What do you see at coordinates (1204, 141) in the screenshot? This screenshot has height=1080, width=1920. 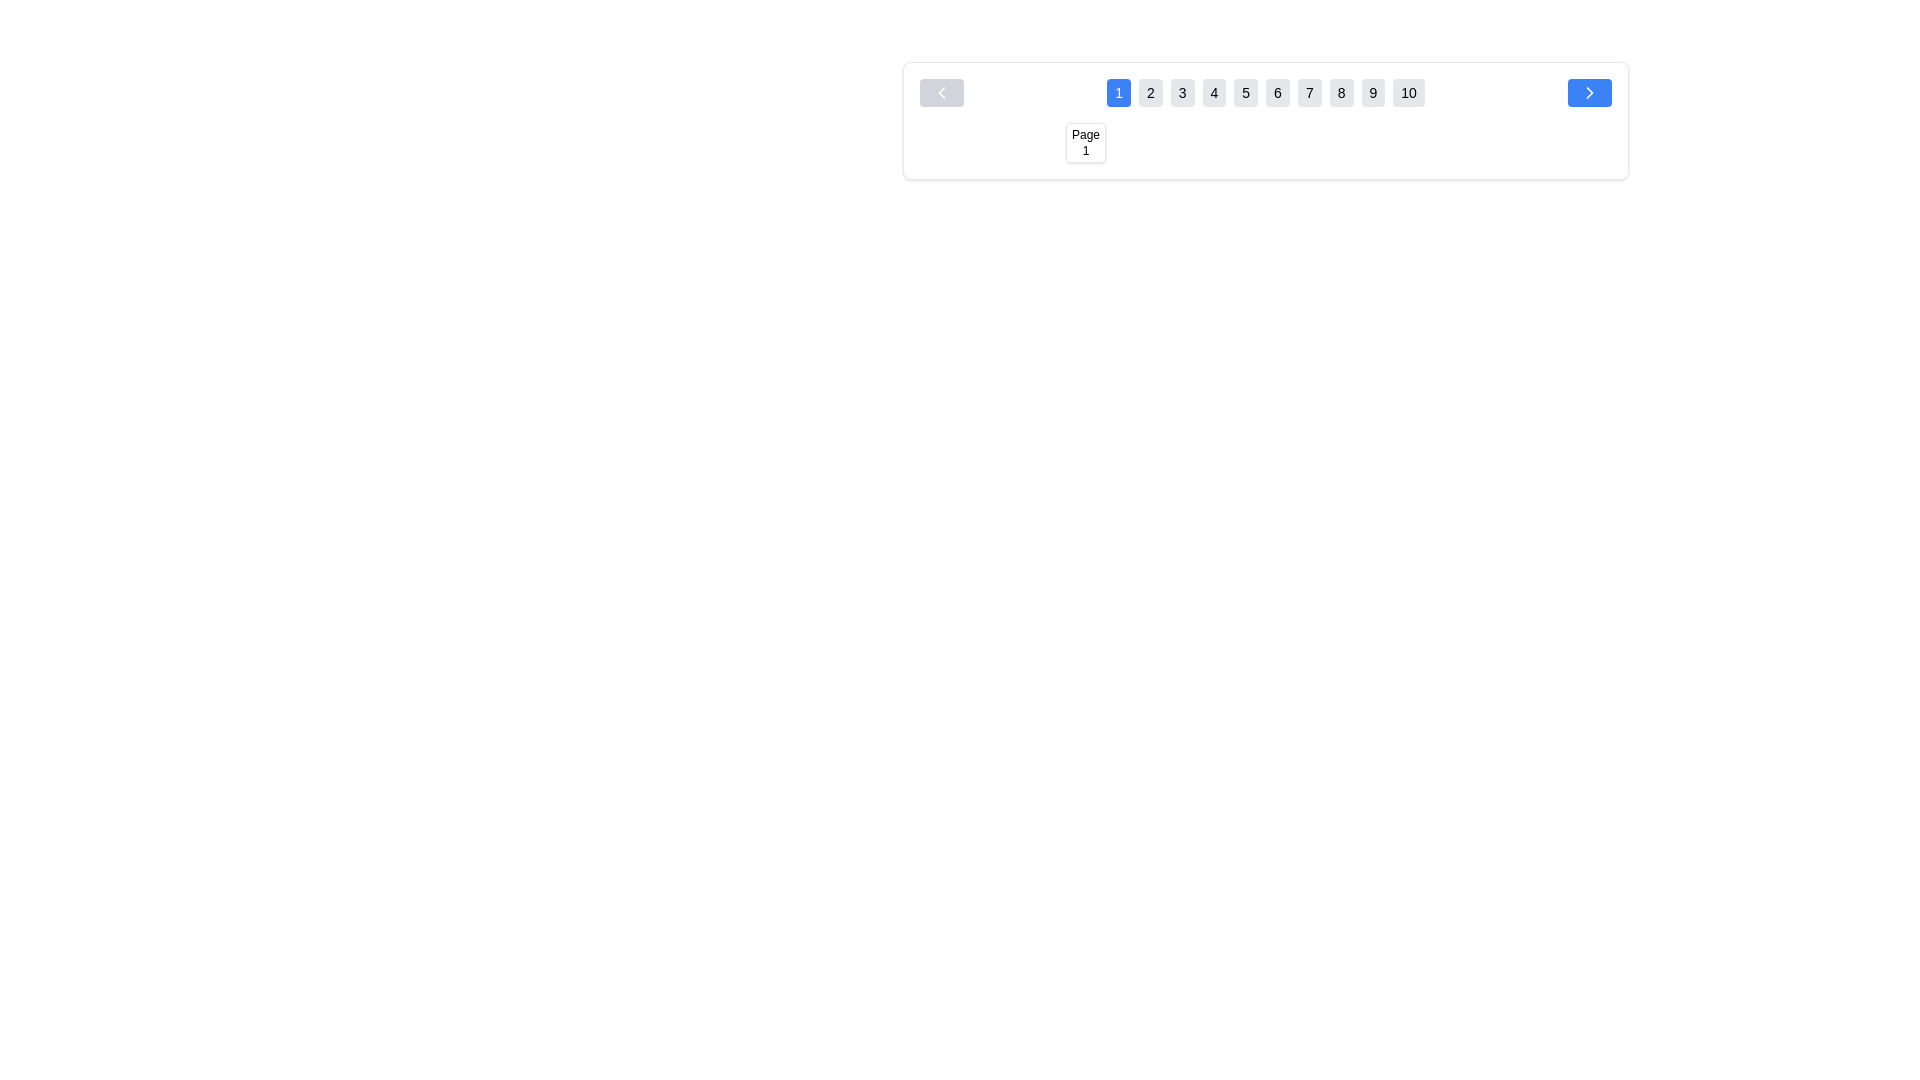 I see `the pagination button that represents Page 4` at bounding box center [1204, 141].